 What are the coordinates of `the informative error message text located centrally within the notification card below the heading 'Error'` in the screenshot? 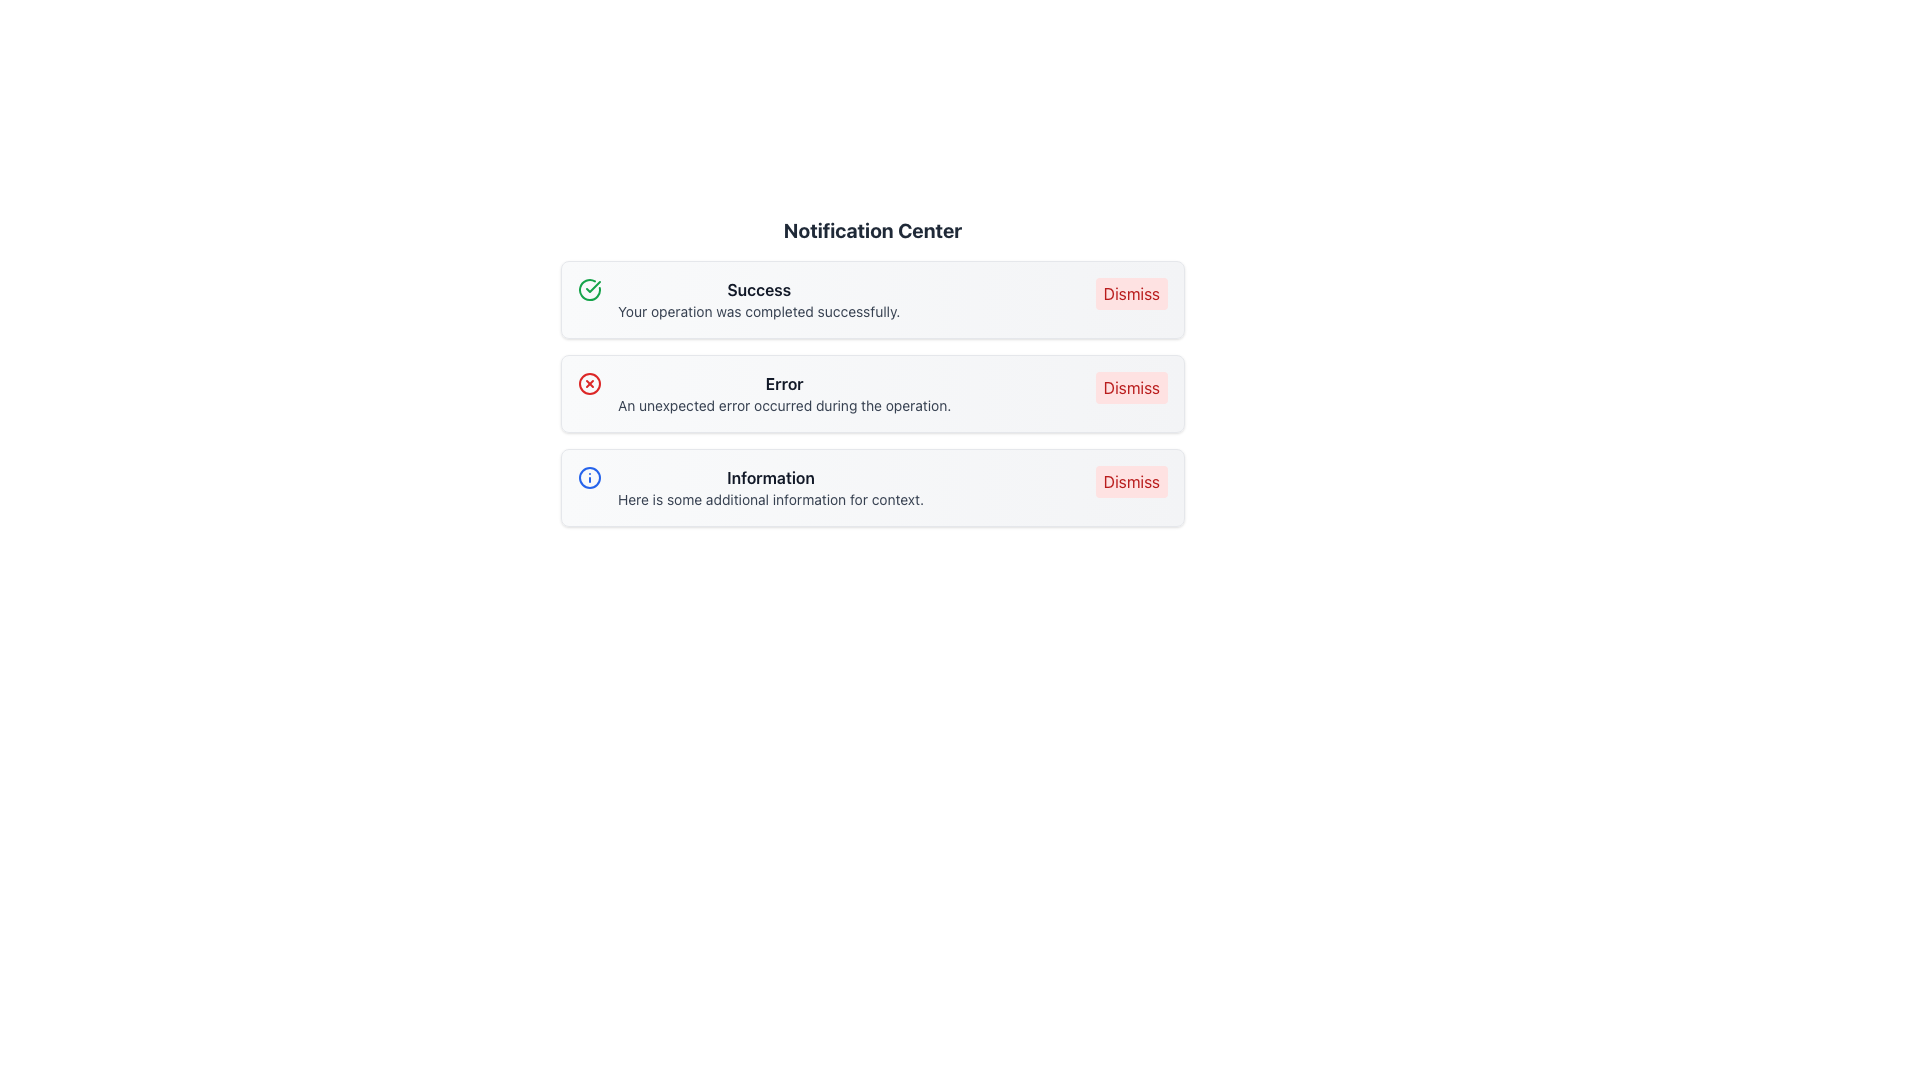 It's located at (783, 405).